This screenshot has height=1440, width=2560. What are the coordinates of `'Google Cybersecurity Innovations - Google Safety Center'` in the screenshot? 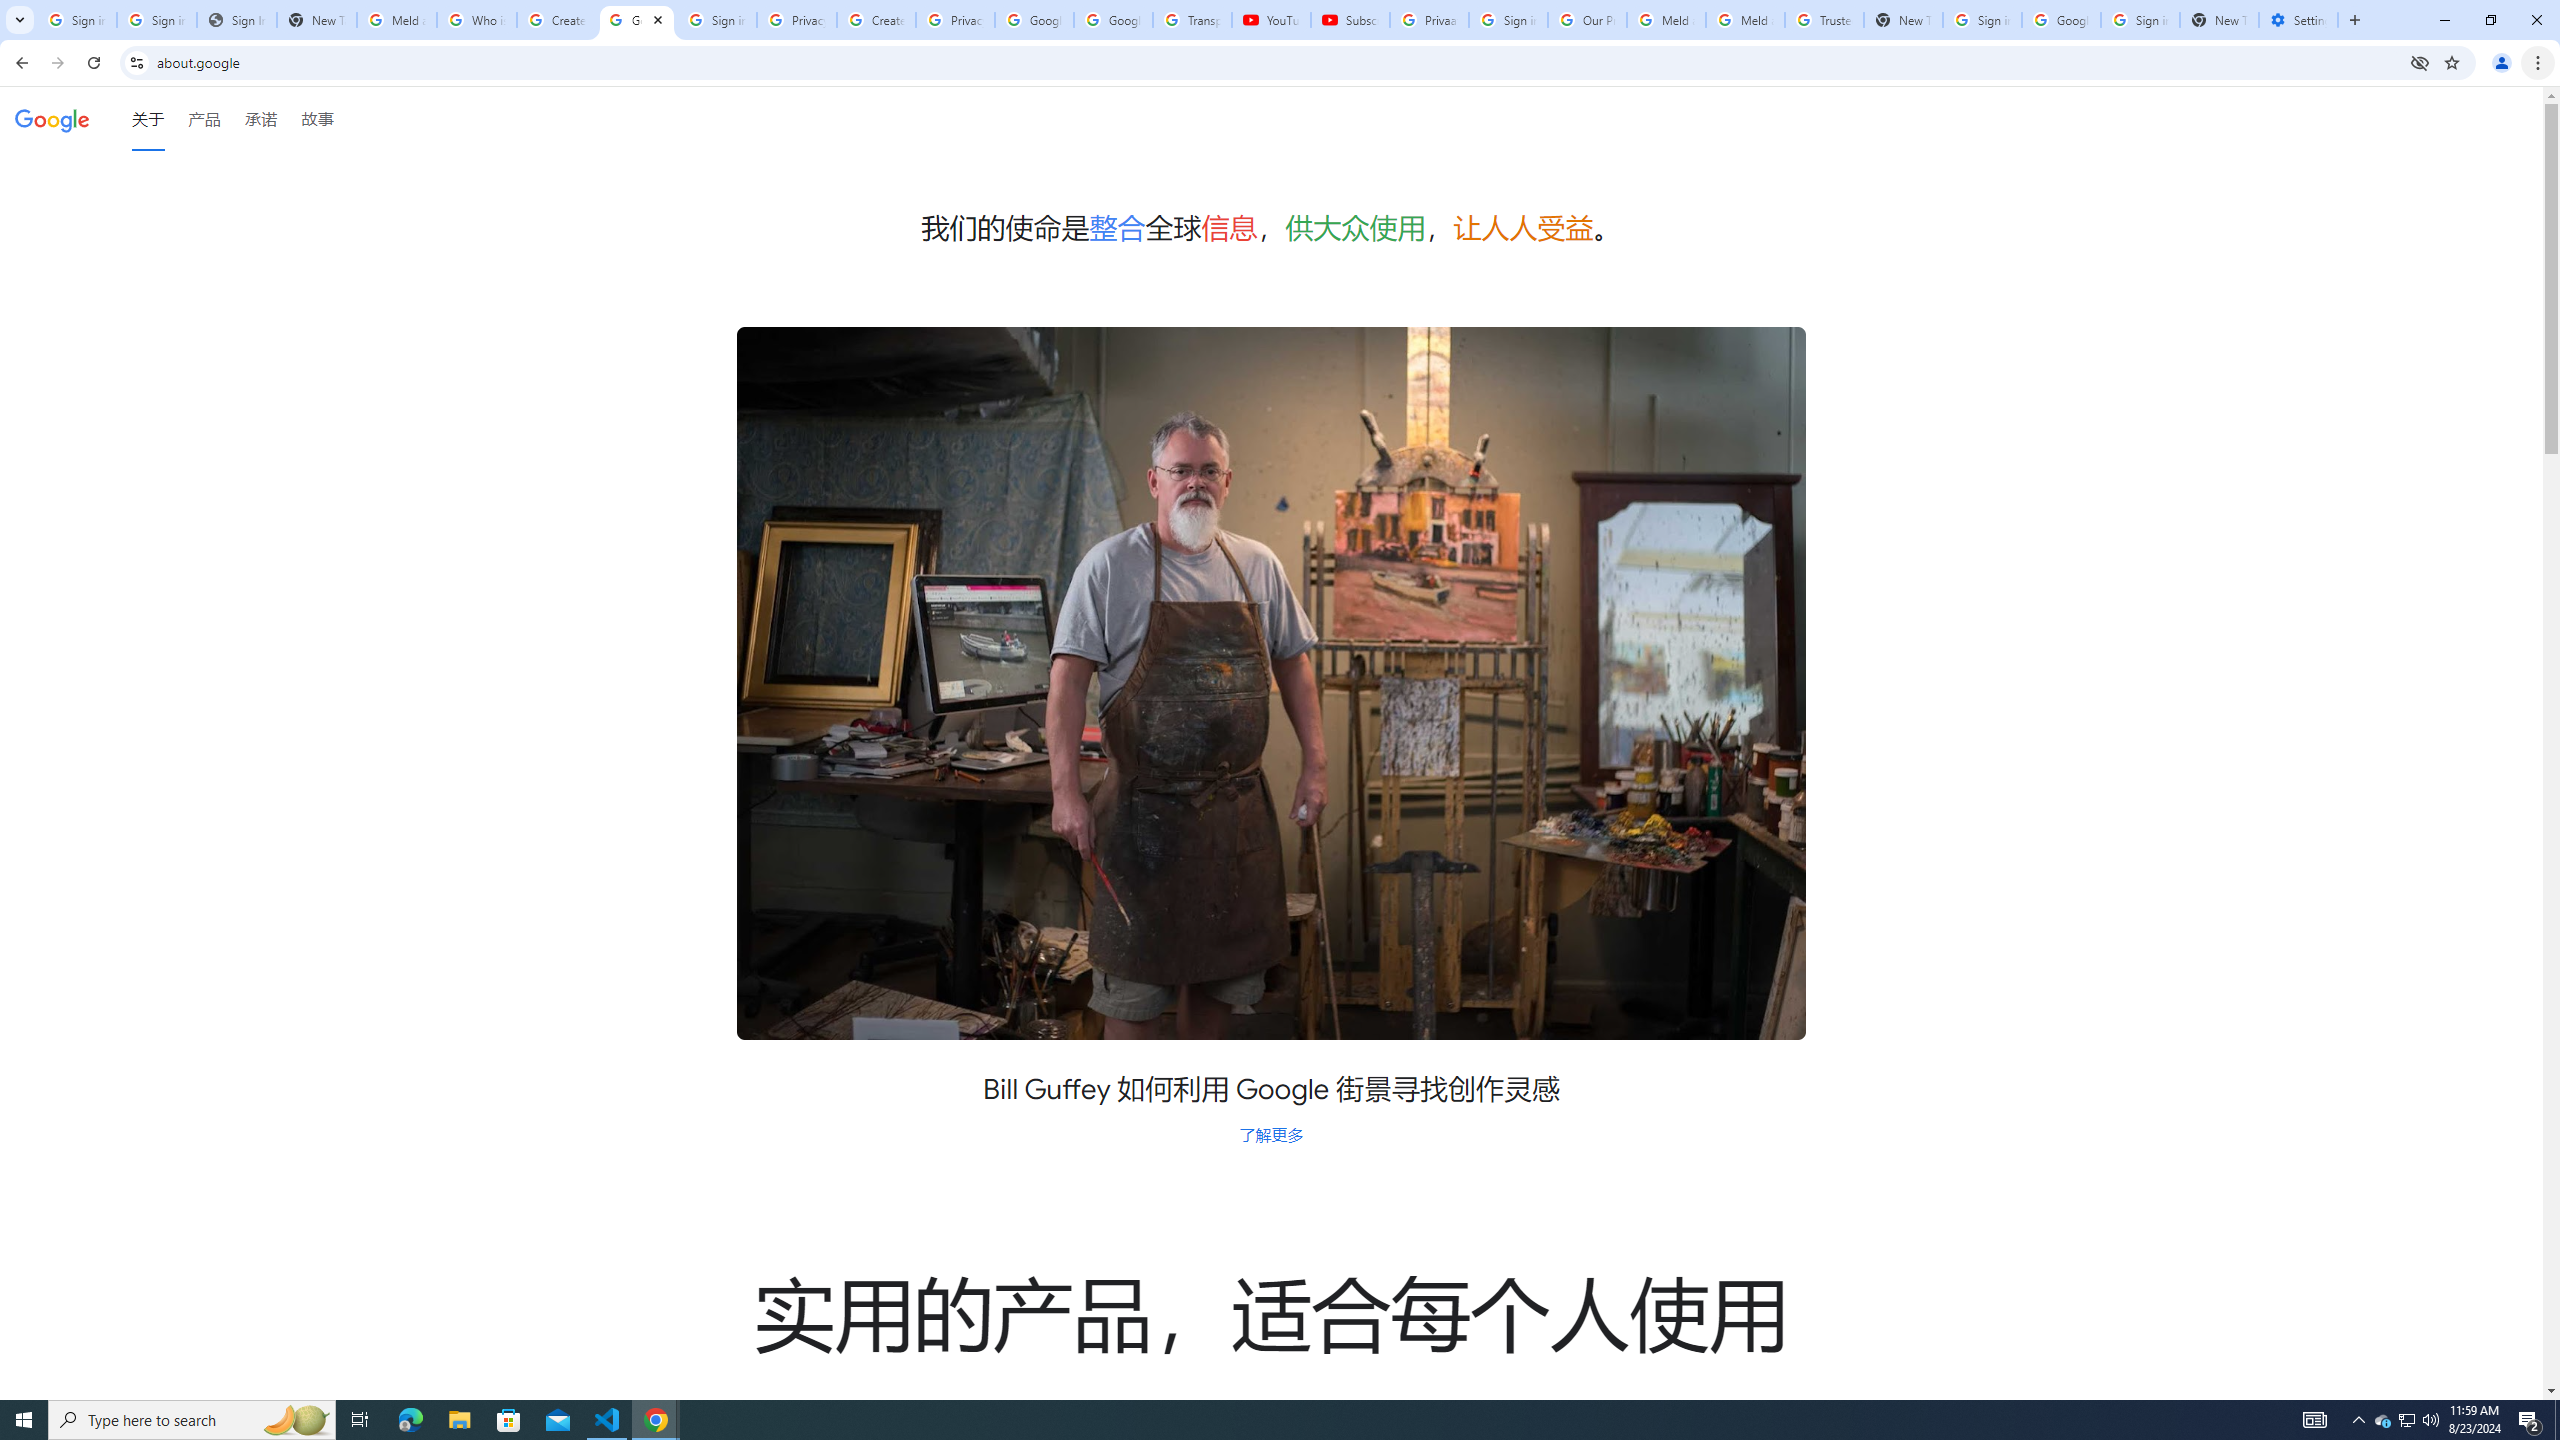 It's located at (2059, 19).